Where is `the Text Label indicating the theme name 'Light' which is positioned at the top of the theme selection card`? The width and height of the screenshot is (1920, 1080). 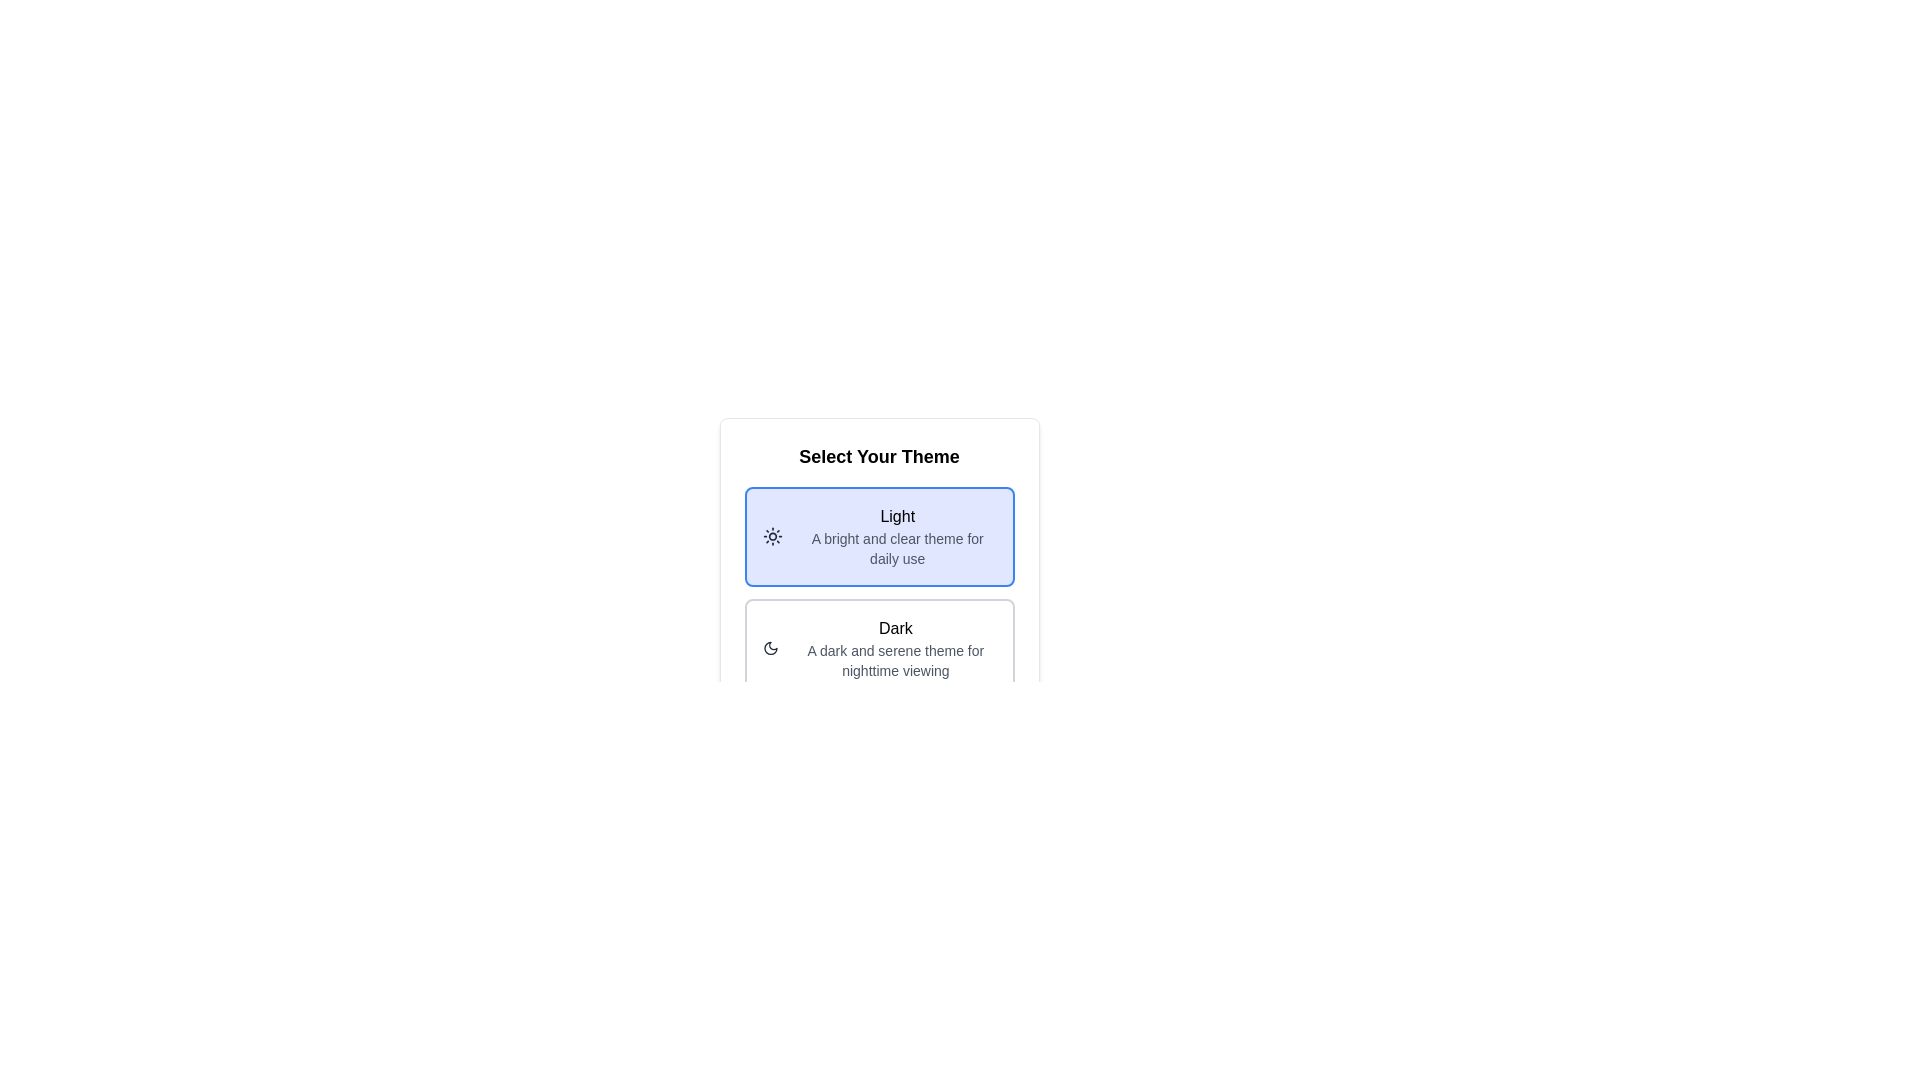
the Text Label indicating the theme name 'Light' which is positioned at the top of the theme selection card is located at coordinates (896, 515).